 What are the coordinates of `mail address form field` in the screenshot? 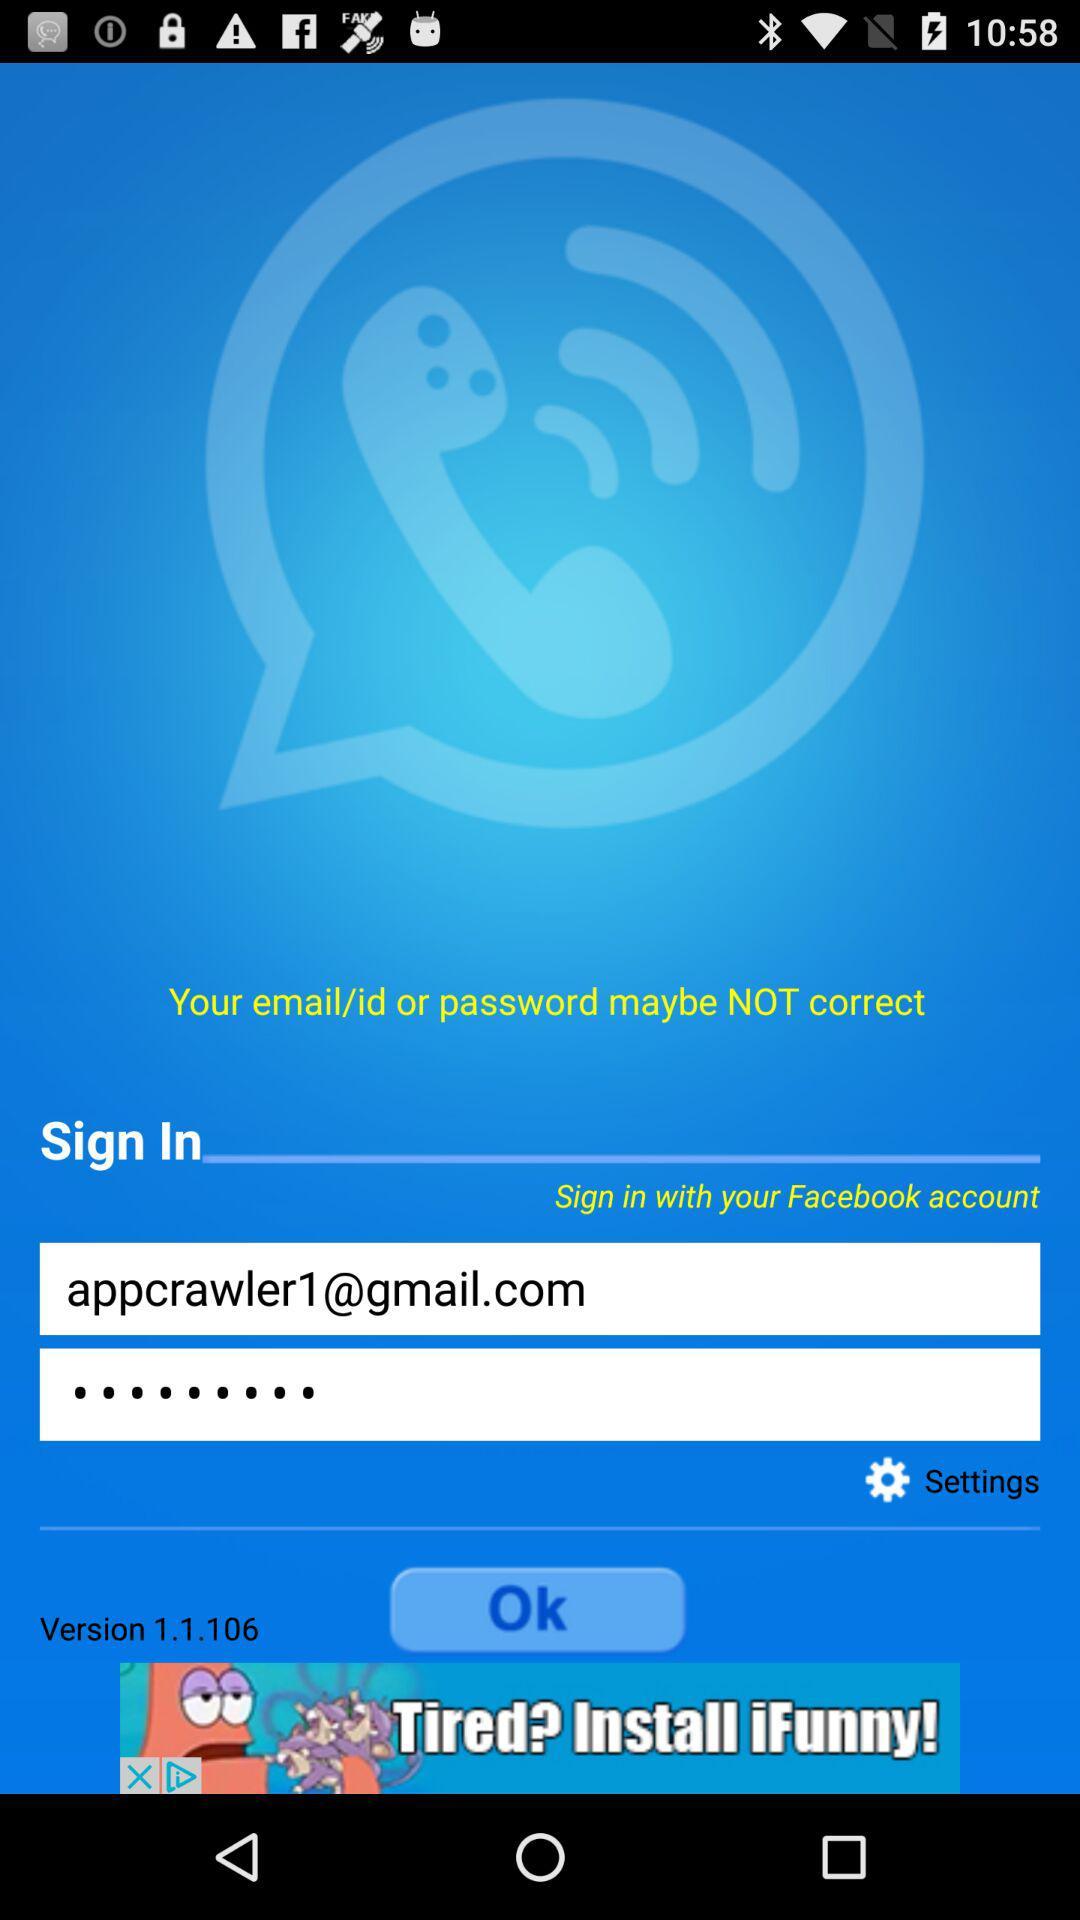 It's located at (540, 1288).